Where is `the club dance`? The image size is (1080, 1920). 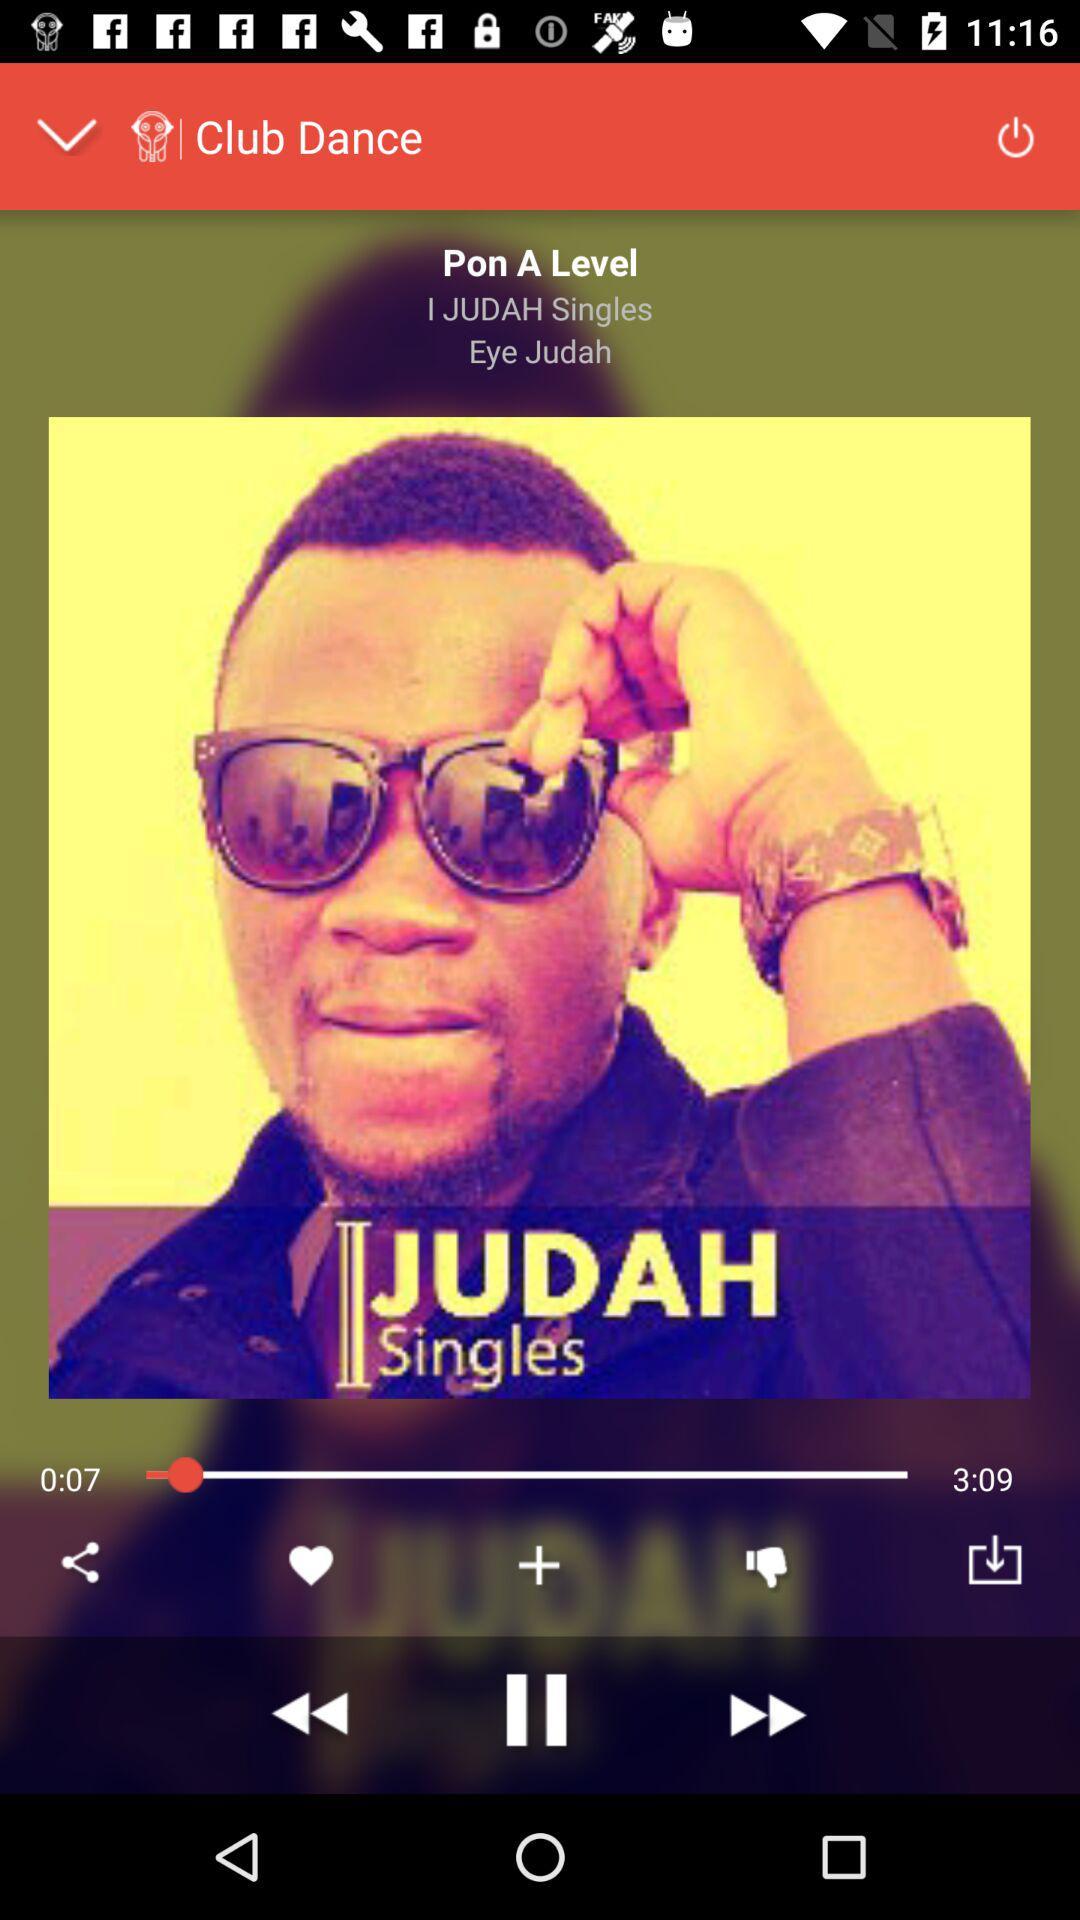 the club dance is located at coordinates (308, 135).